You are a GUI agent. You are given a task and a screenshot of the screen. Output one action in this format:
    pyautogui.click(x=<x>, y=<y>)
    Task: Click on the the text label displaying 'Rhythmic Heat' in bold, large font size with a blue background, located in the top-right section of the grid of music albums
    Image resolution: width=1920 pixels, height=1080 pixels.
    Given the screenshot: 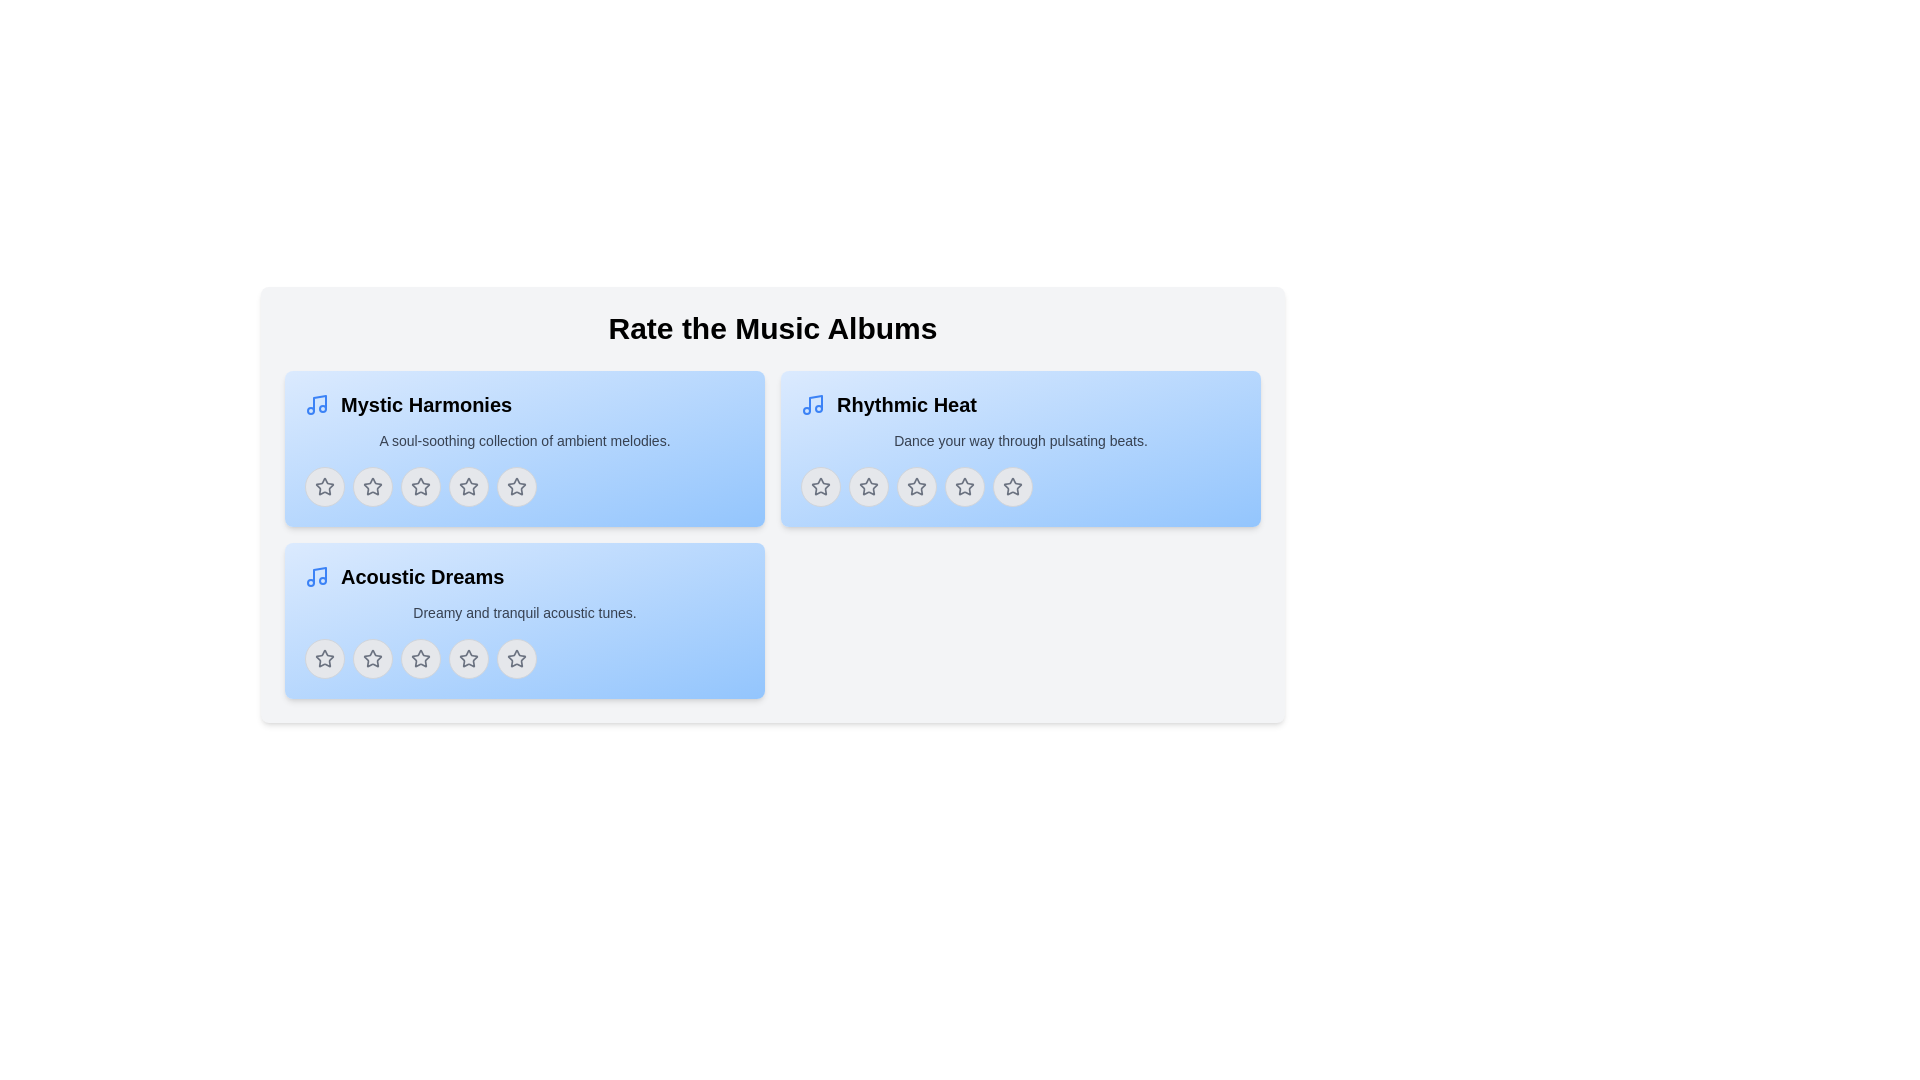 What is the action you would take?
    pyautogui.click(x=906, y=405)
    